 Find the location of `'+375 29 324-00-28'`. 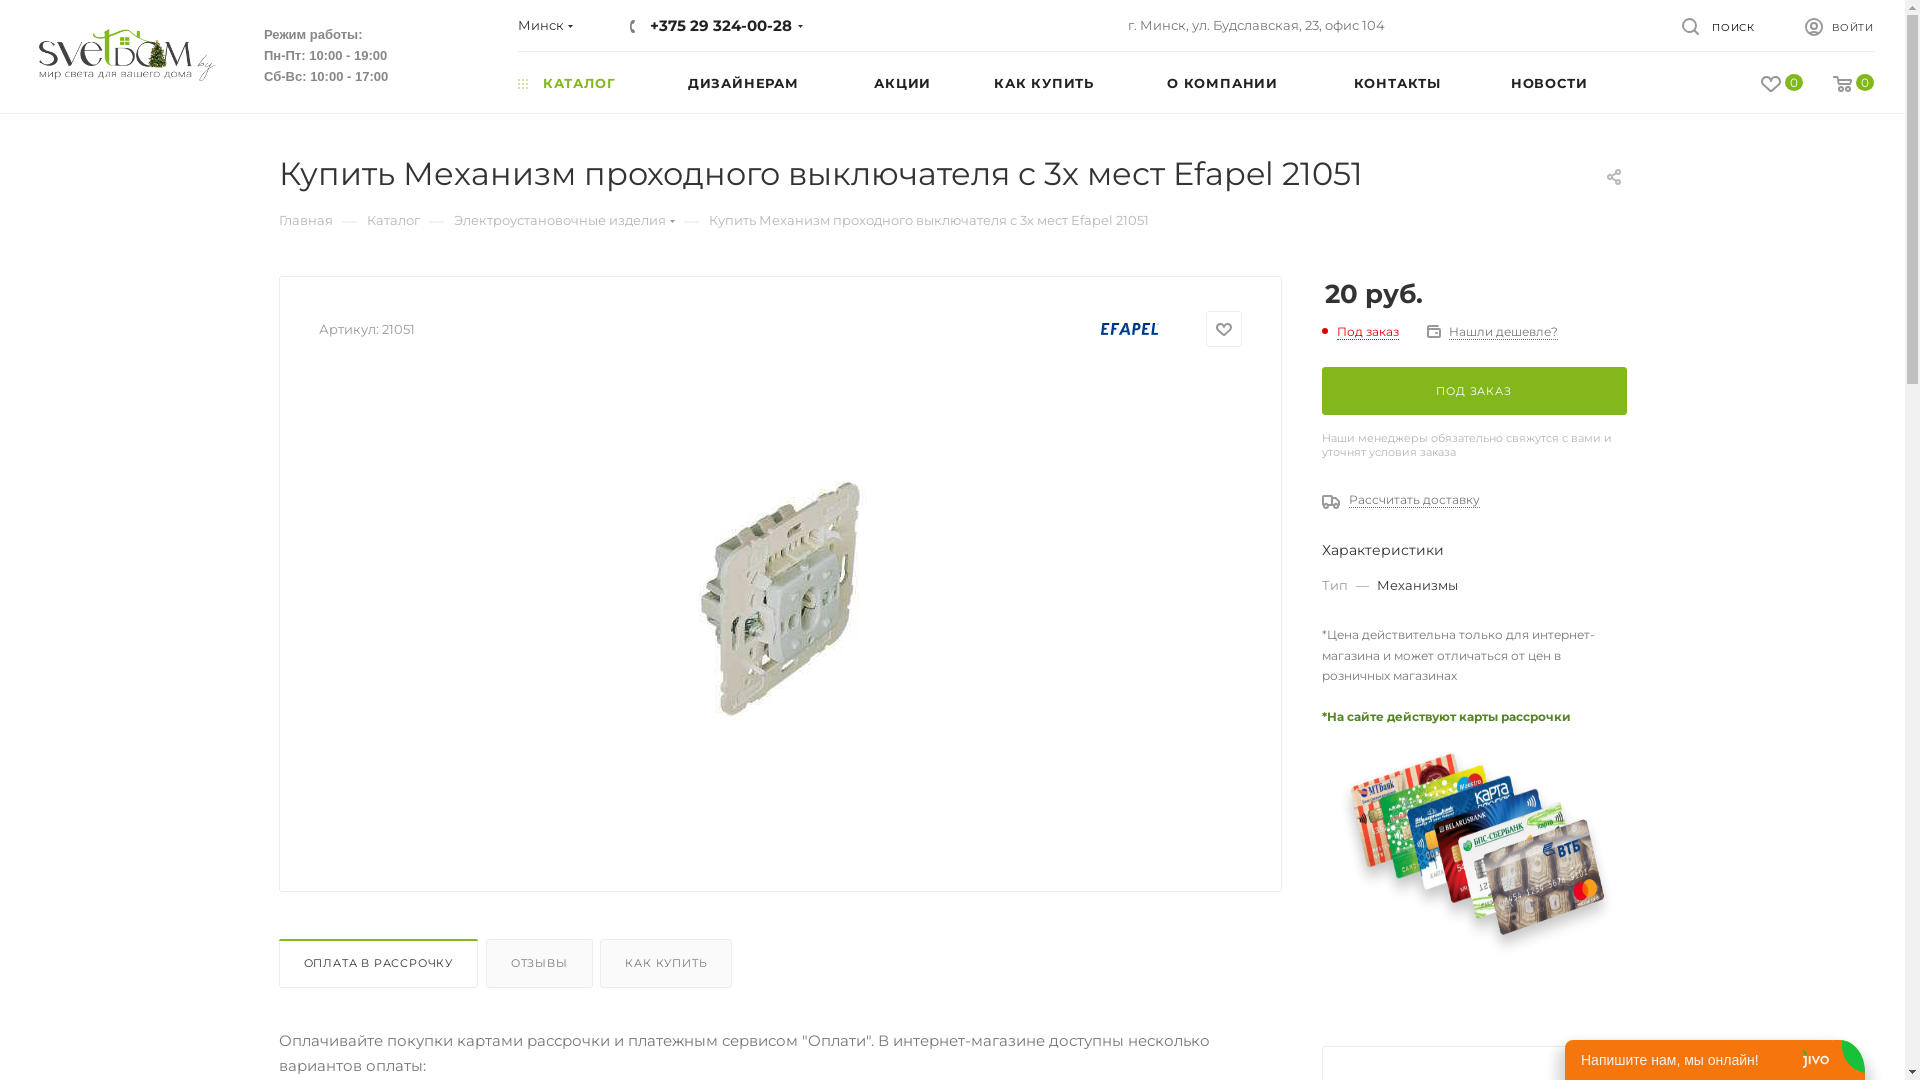

'+375 29 324-00-28' is located at coordinates (720, 25).